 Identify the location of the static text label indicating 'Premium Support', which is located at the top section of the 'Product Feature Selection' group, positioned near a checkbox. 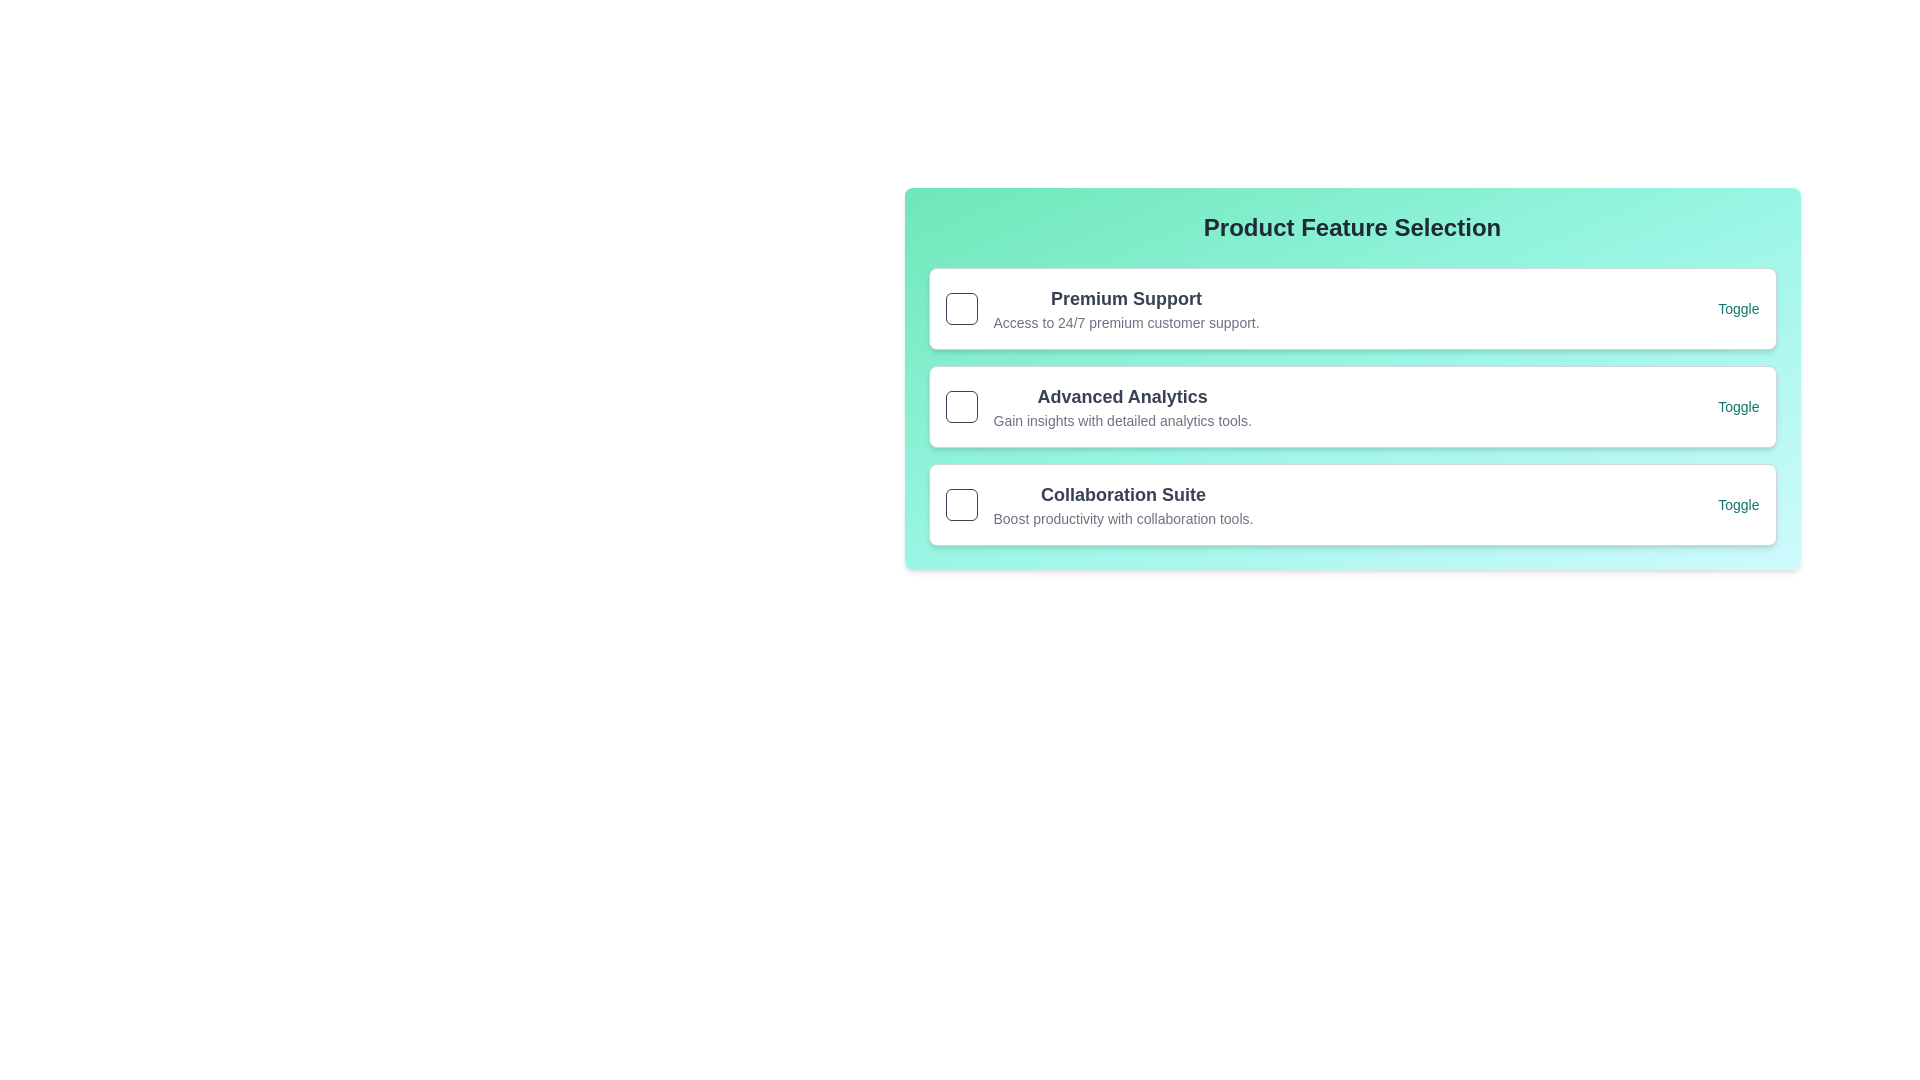
(1126, 299).